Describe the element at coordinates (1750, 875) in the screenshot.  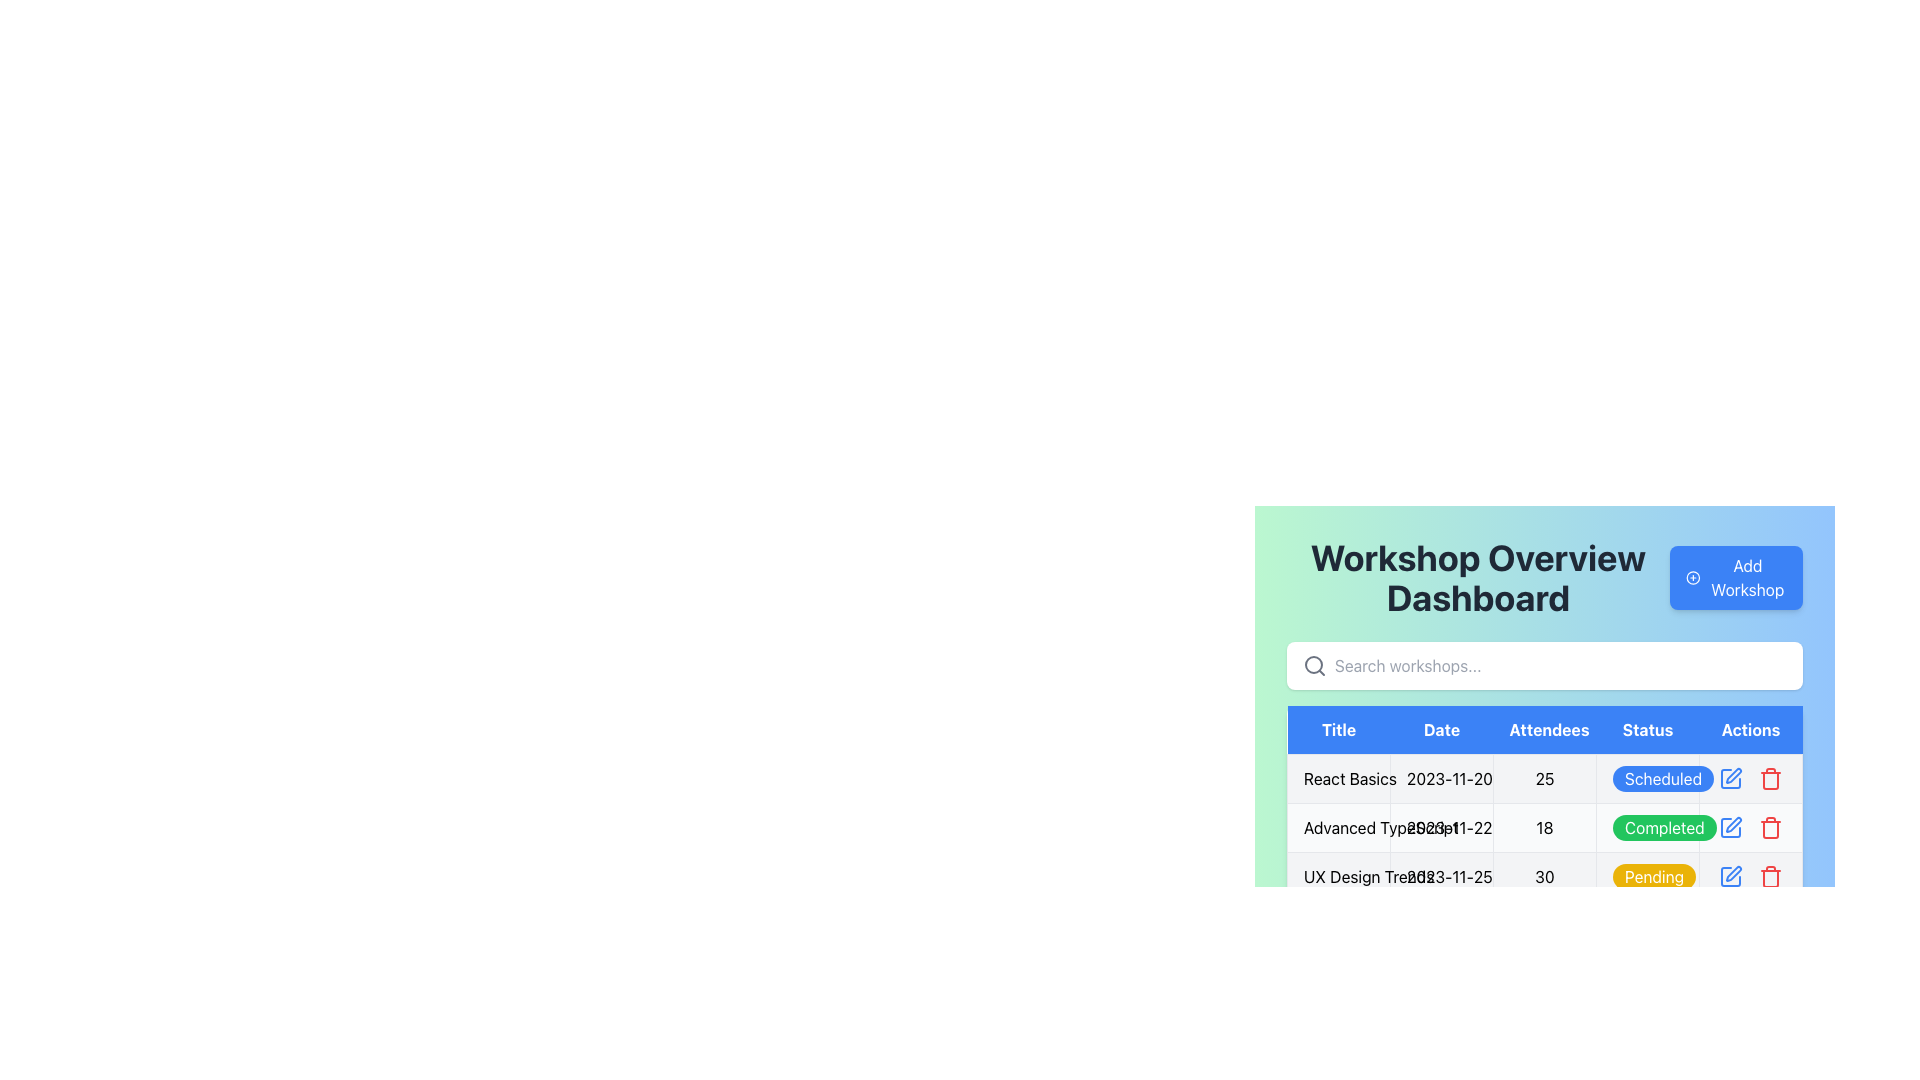
I see `the red trash icon in the horizontal group of action icons within the 'Actions' column for the 'UX Design Toolkit' entry` at that location.